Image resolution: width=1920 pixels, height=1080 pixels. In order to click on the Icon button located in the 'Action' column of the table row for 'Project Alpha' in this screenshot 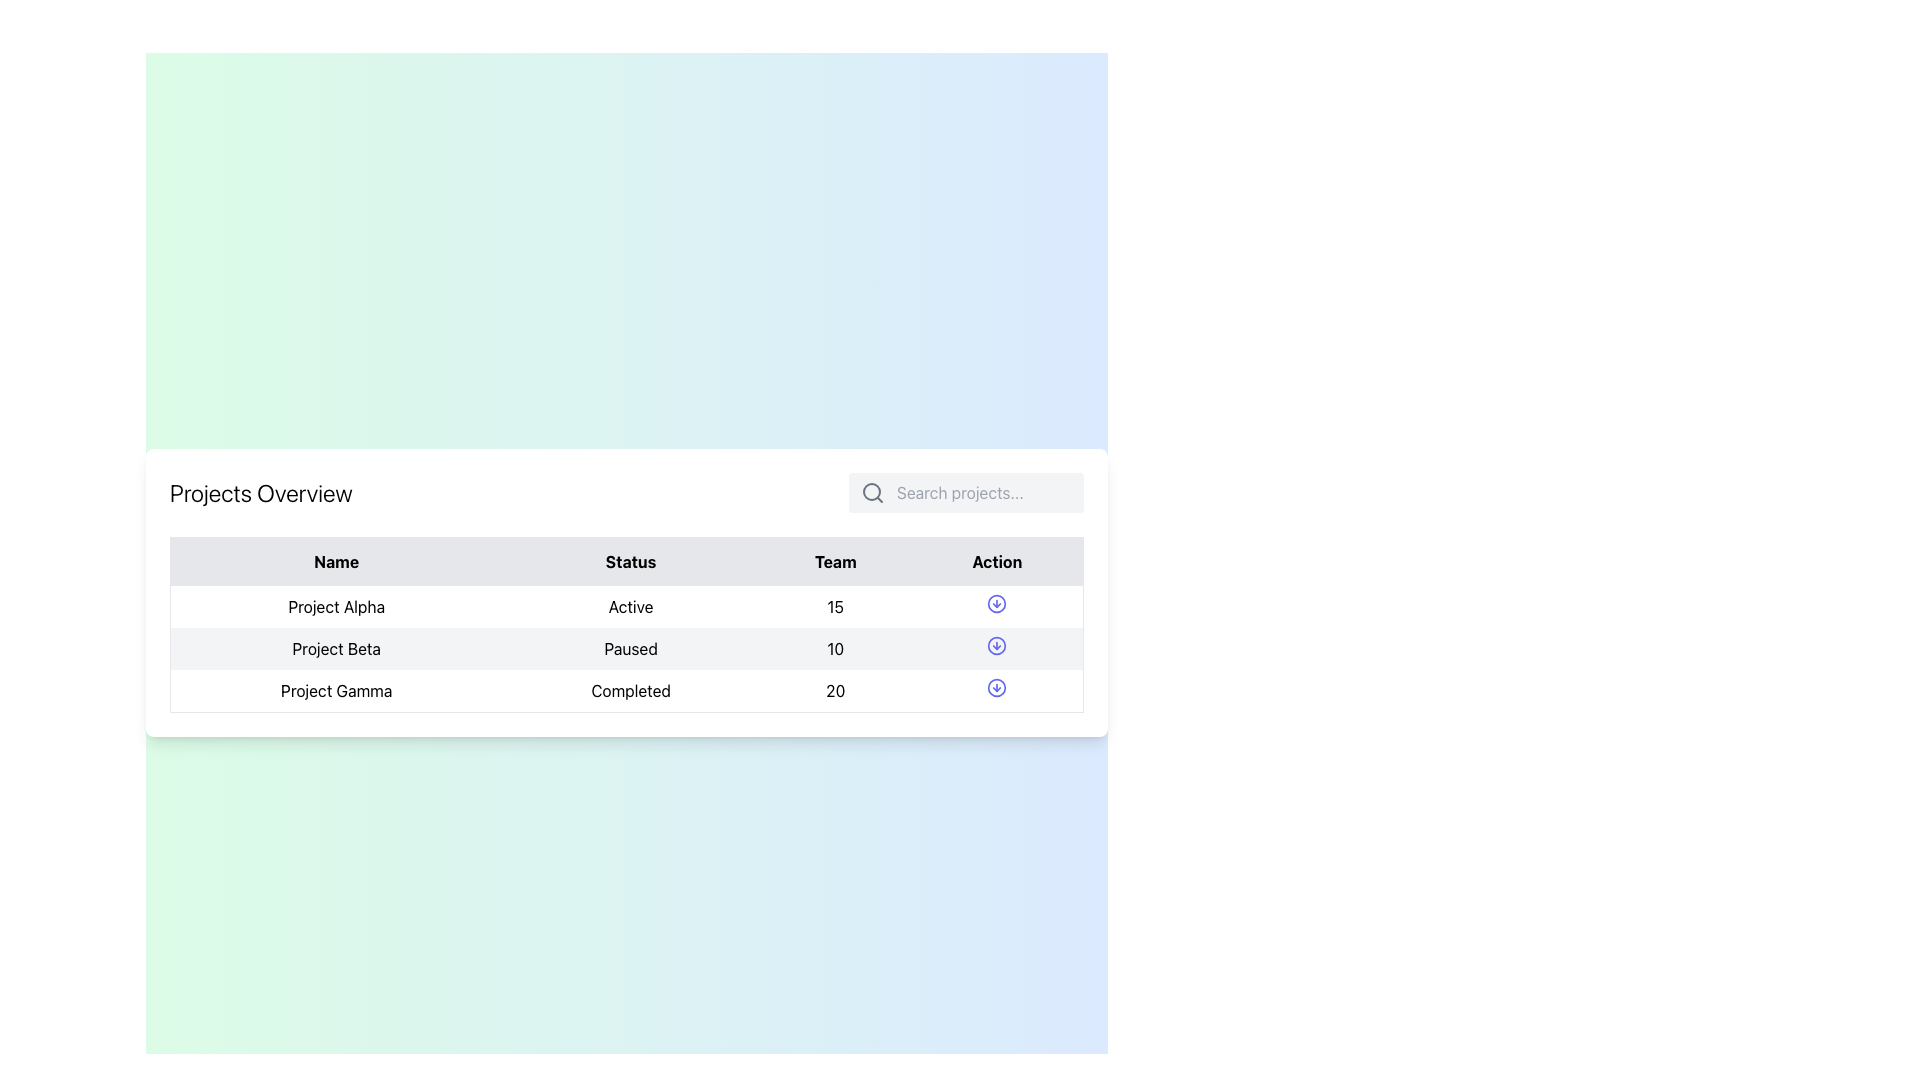, I will do `click(997, 605)`.